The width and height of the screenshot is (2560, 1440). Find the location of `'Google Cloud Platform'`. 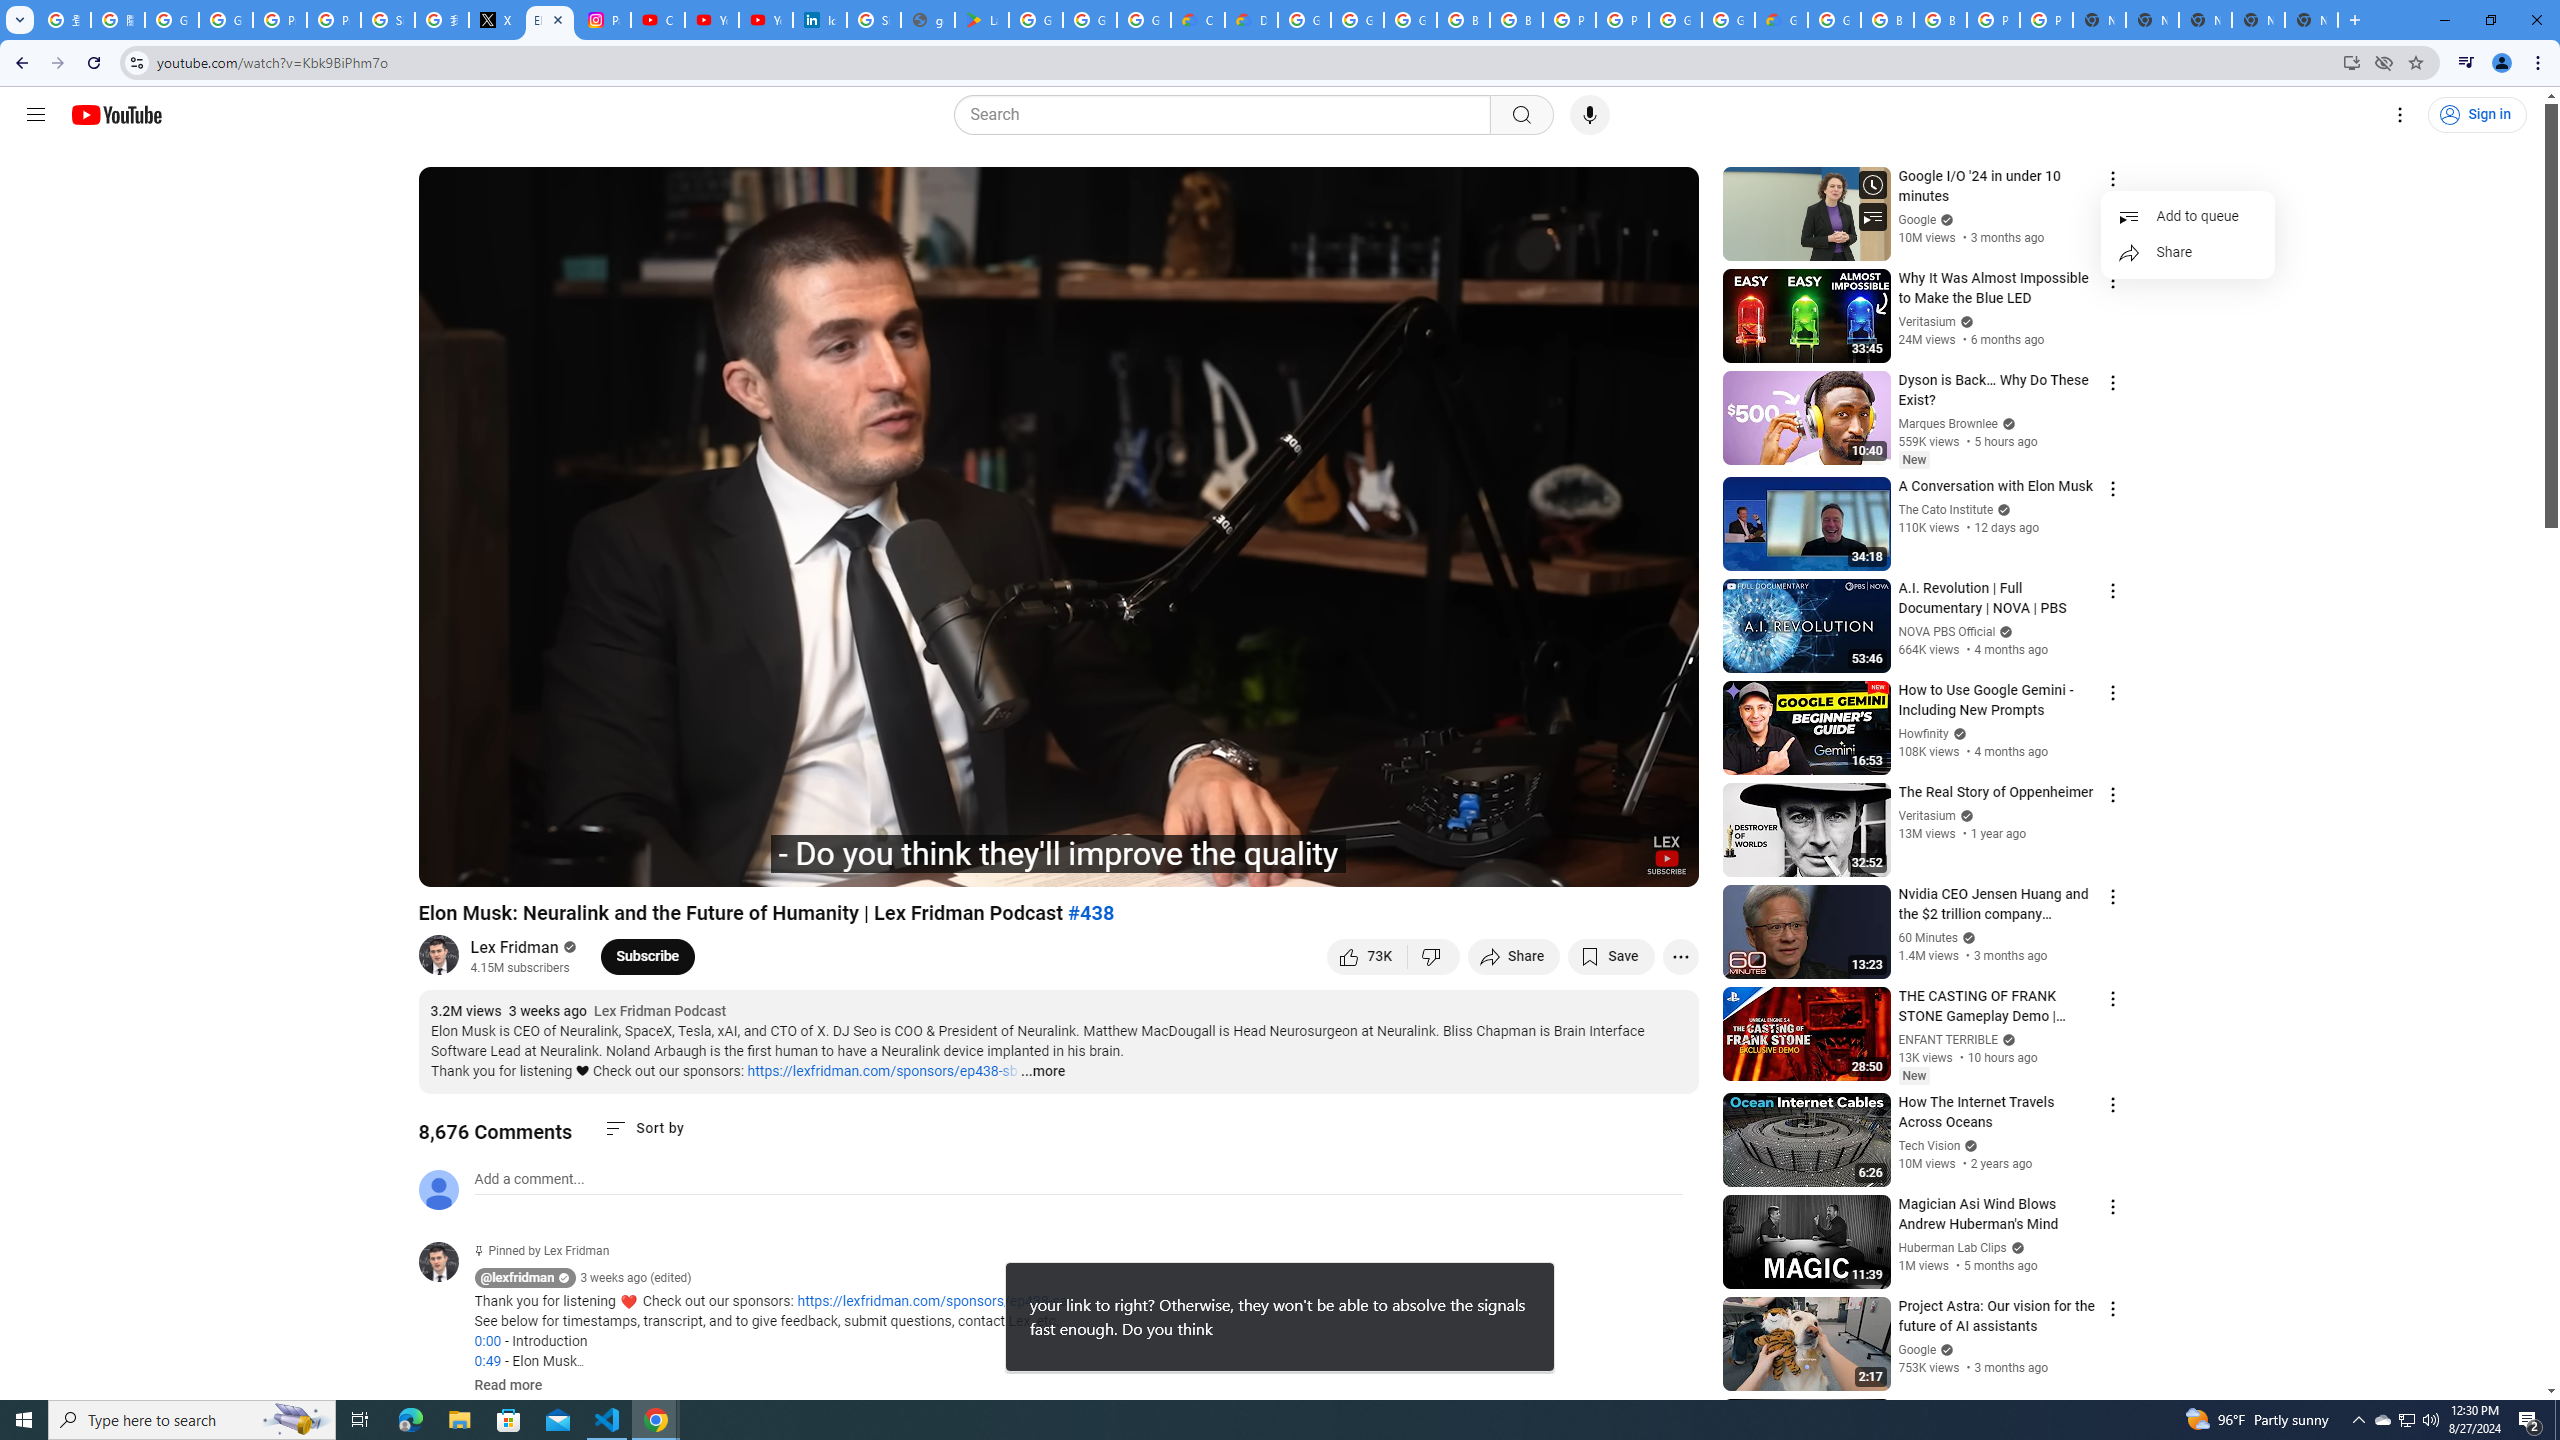

'Google Cloud Platform' is located at coordinates (1675, 19).